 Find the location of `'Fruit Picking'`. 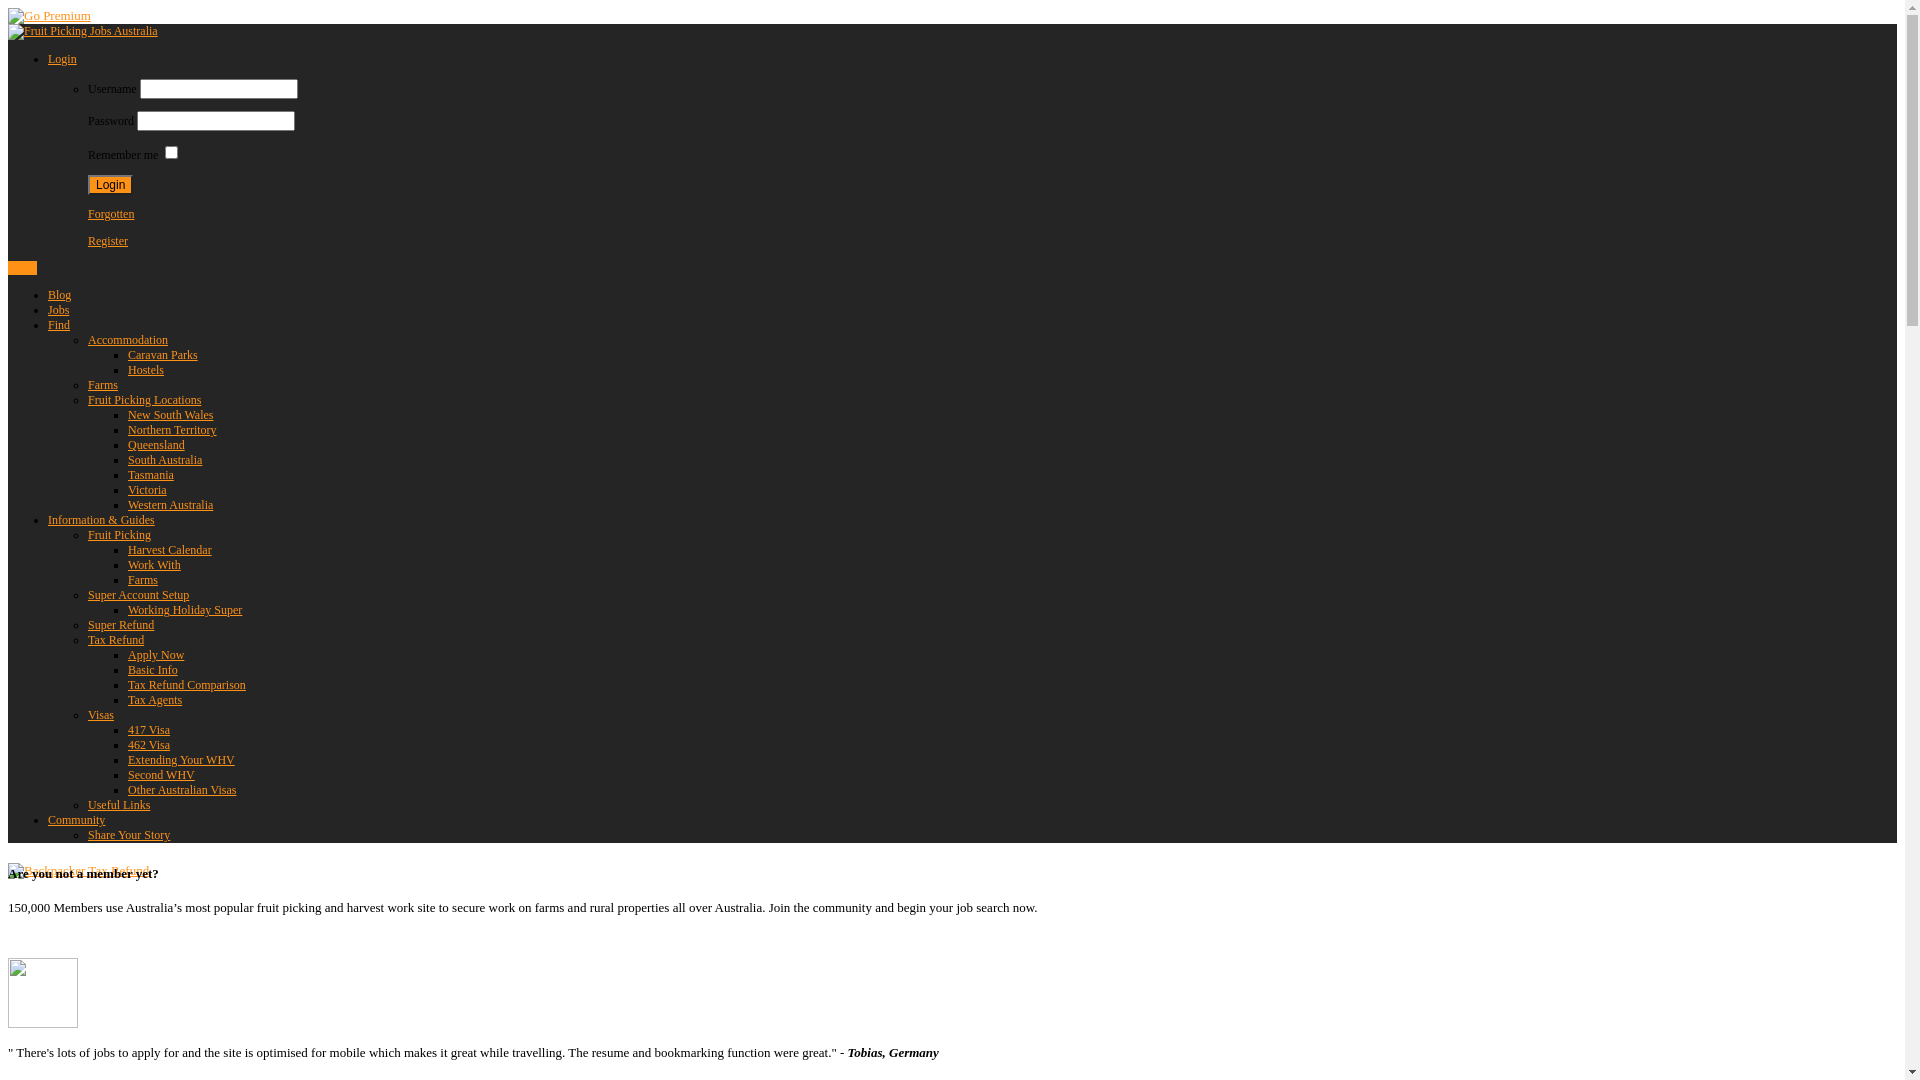

'Fruit Picking' is located at coordinates (86, 534).